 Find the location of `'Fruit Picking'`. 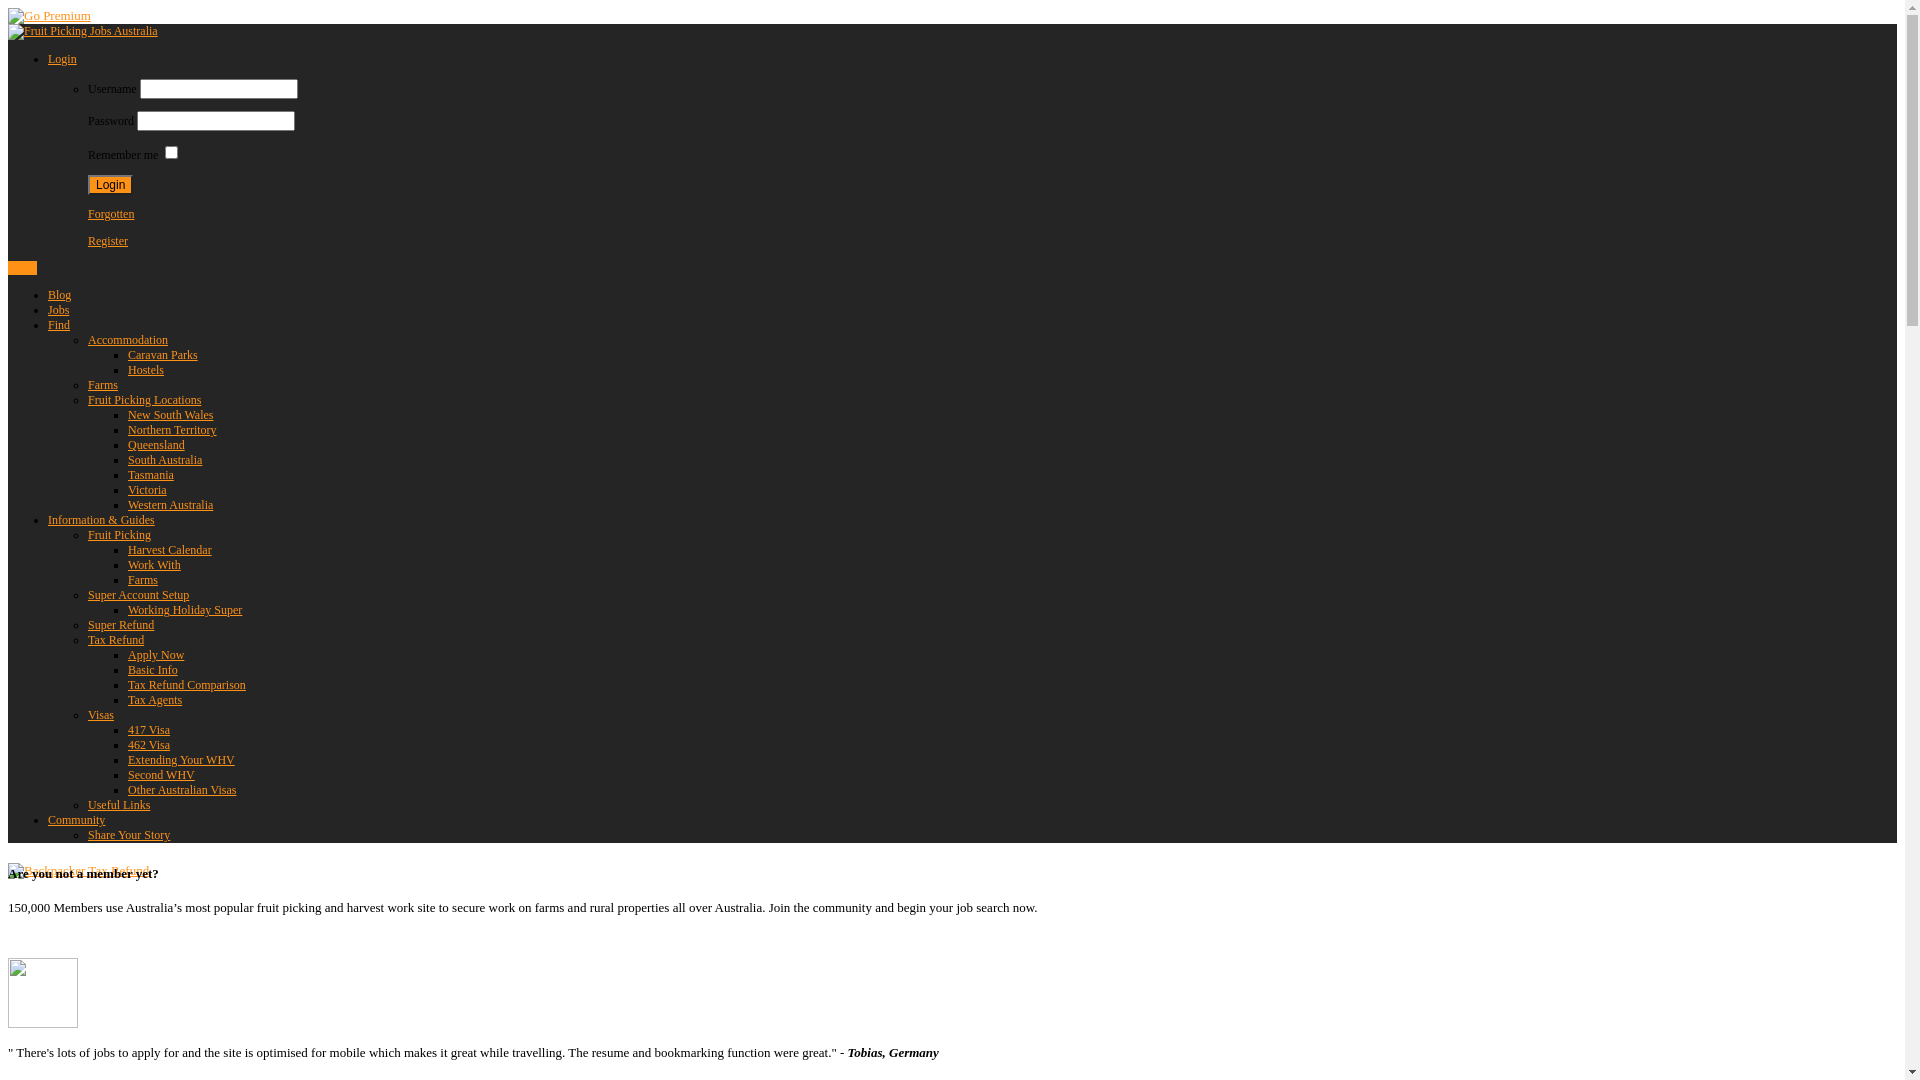

'Fruit Picking' is located at coordinates (86, 534).